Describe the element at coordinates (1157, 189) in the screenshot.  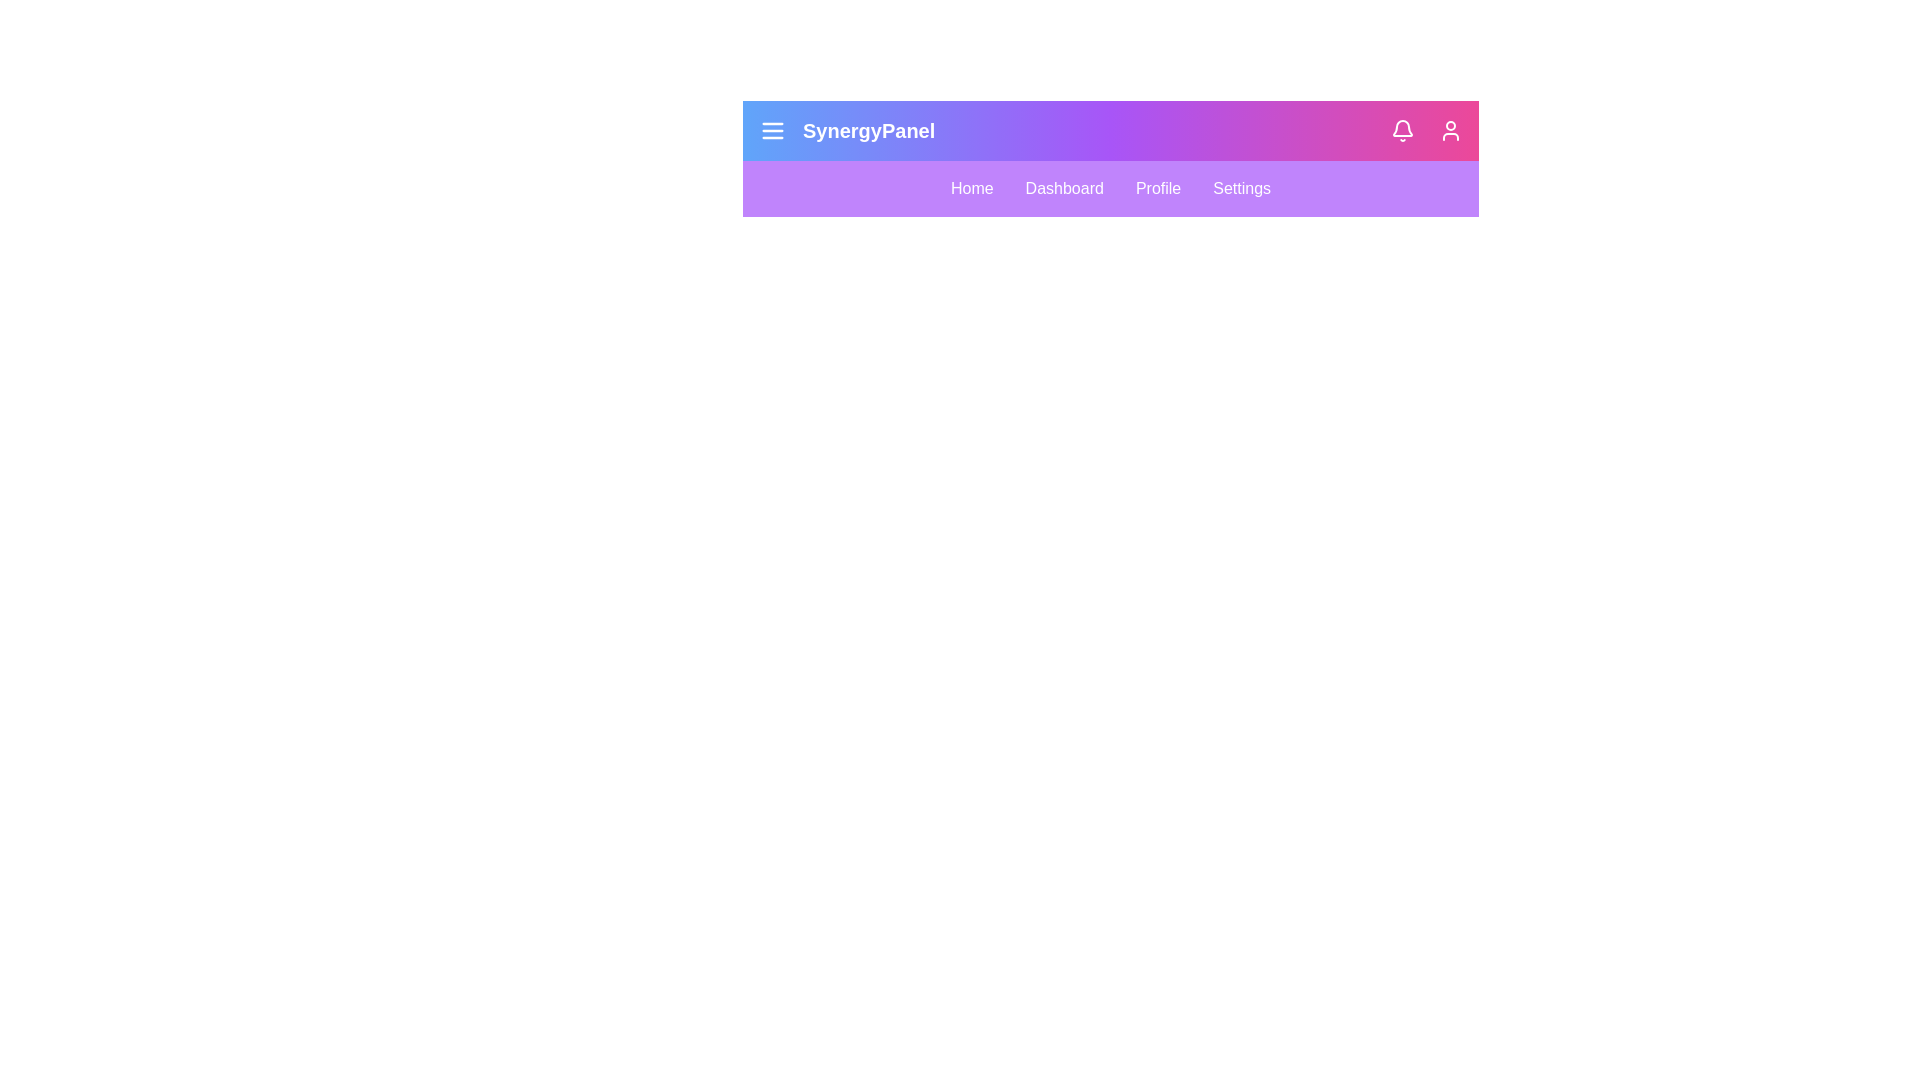
I see `the navigation link labeled Profile to observe its hover effect` at that location.